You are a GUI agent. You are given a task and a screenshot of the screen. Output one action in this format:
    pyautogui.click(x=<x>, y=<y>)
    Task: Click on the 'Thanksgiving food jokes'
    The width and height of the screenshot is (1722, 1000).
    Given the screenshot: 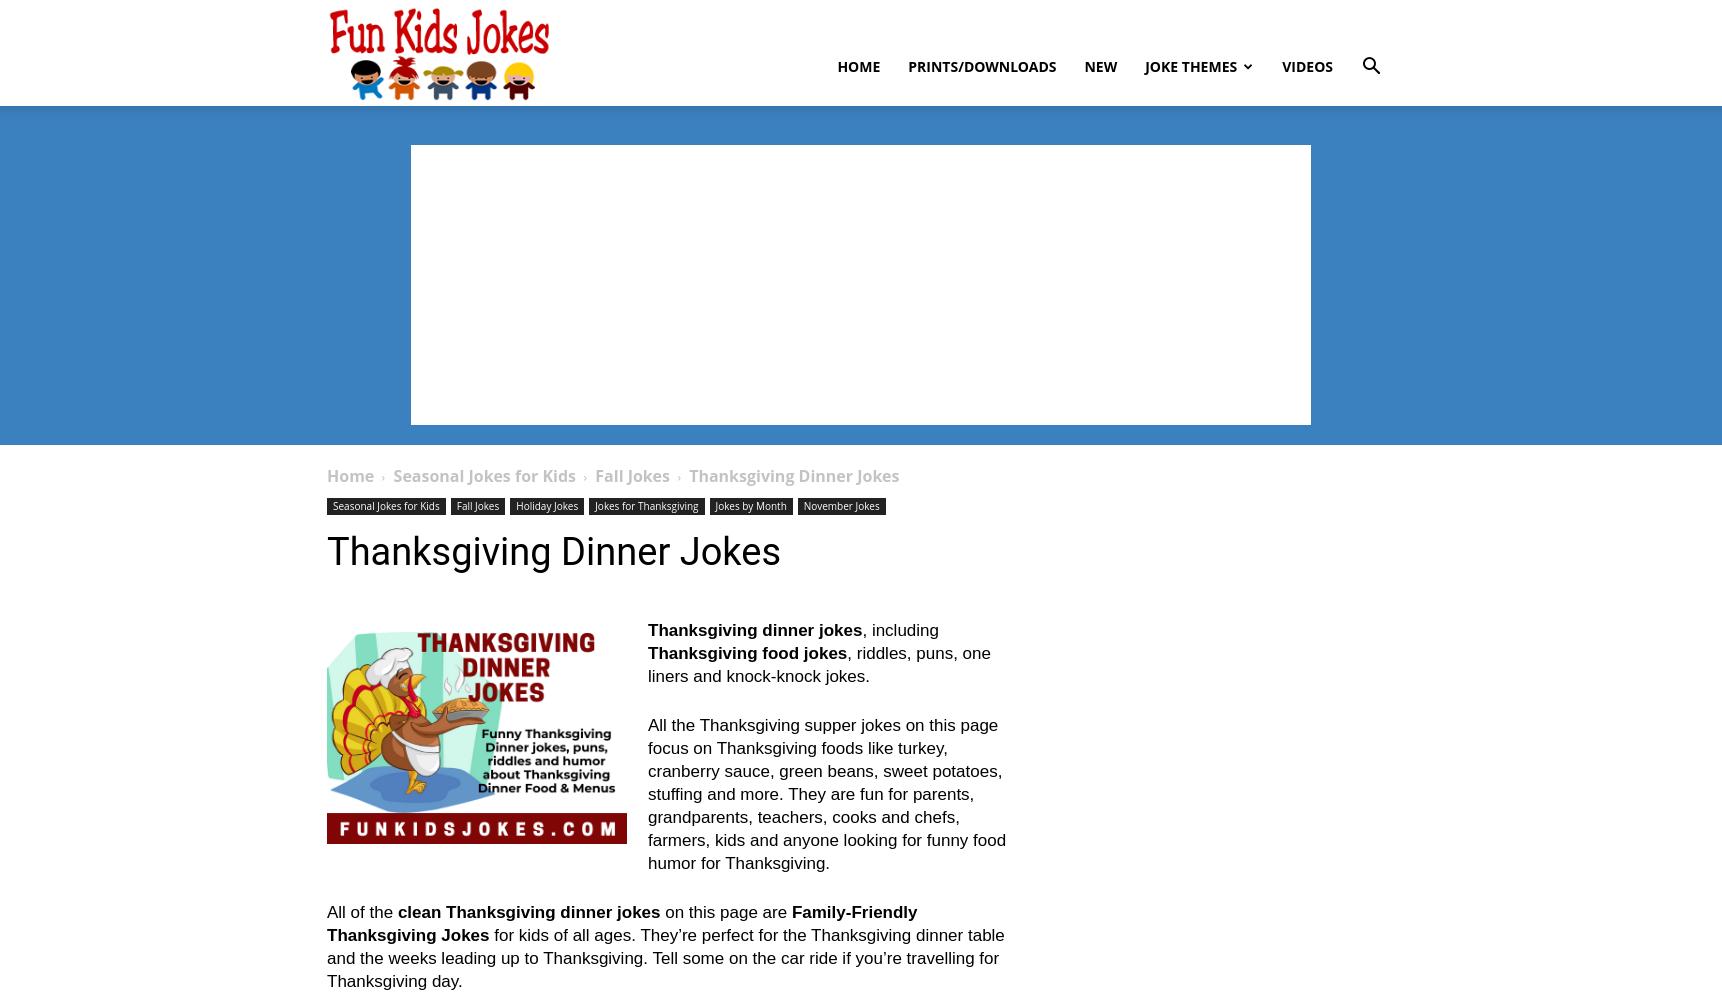 What is the action you would take?
    pyautogui.click(x=747, y=653)
    